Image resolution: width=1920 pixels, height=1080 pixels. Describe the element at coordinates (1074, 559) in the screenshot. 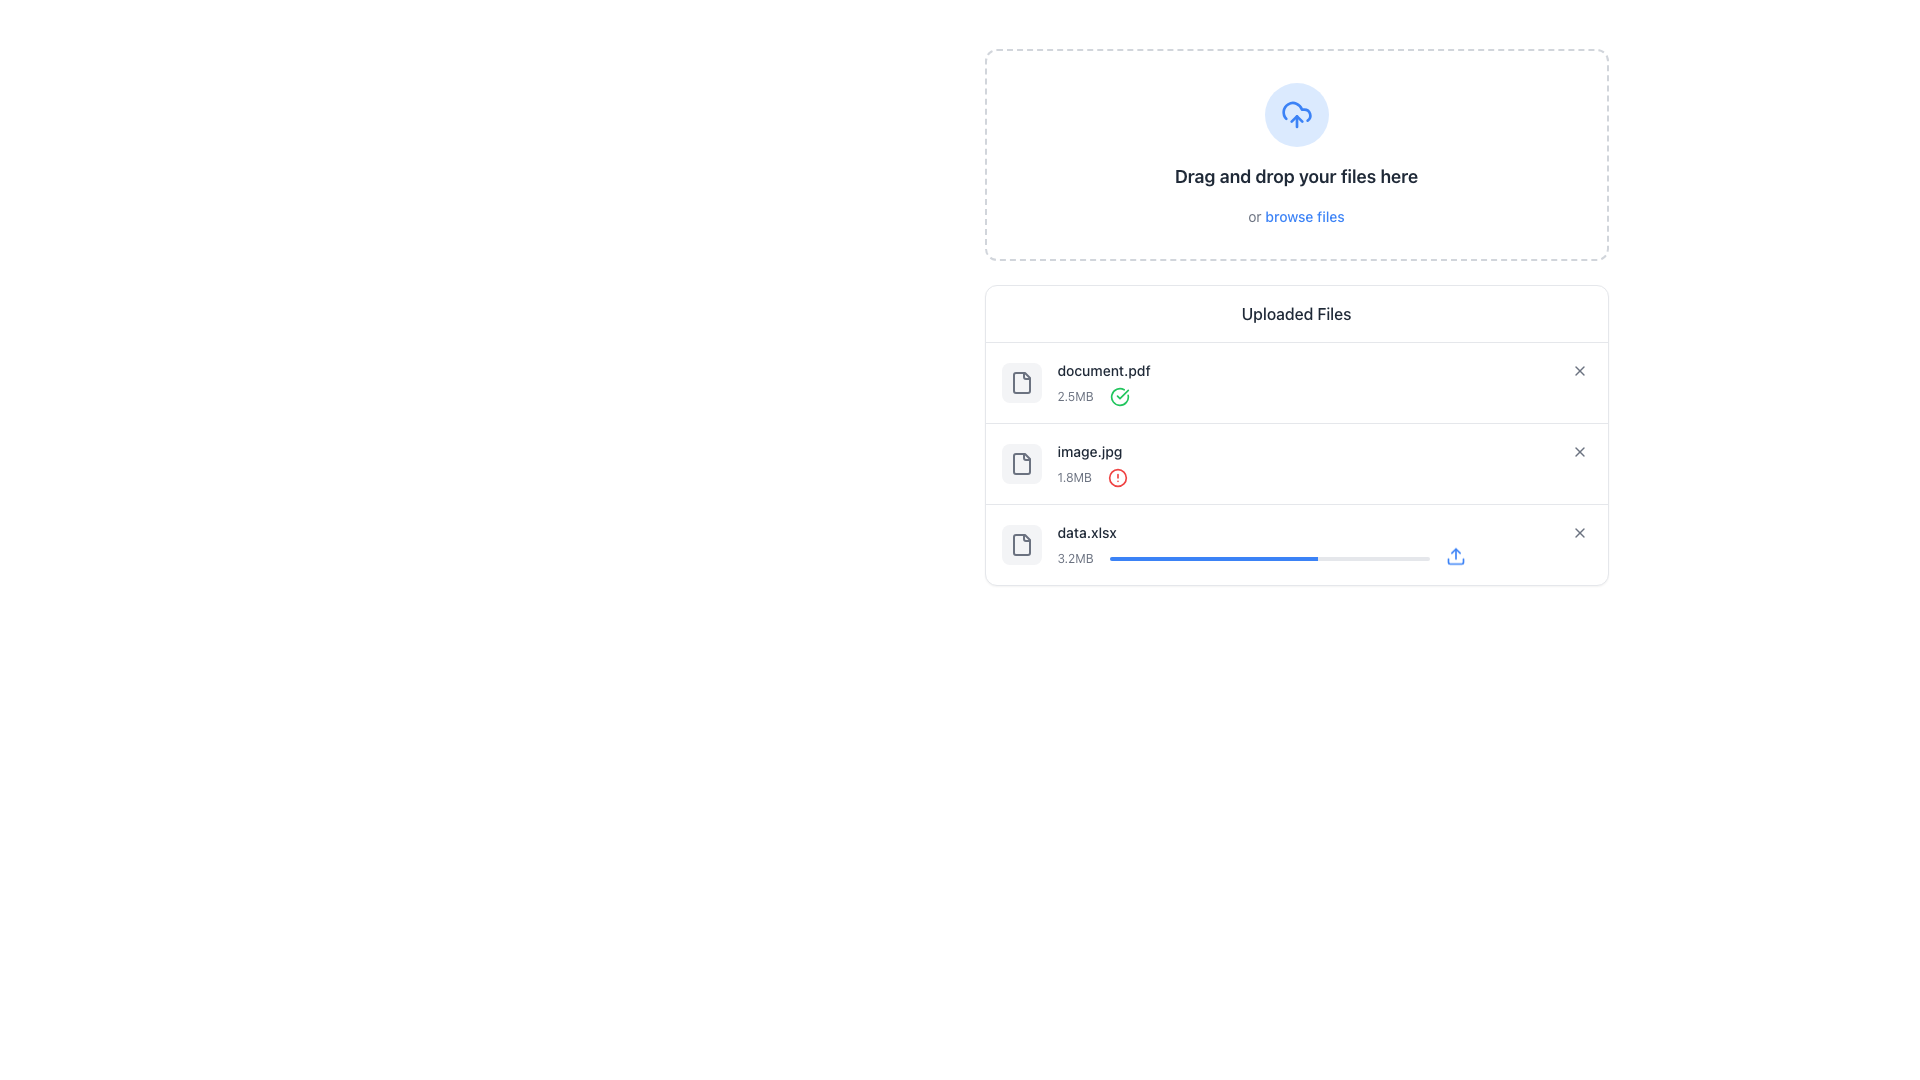

I see `the text label that displays the file size information for 'data.xlsx', which is located directly beneath the filename and aligns with the file progress bar` at that location.